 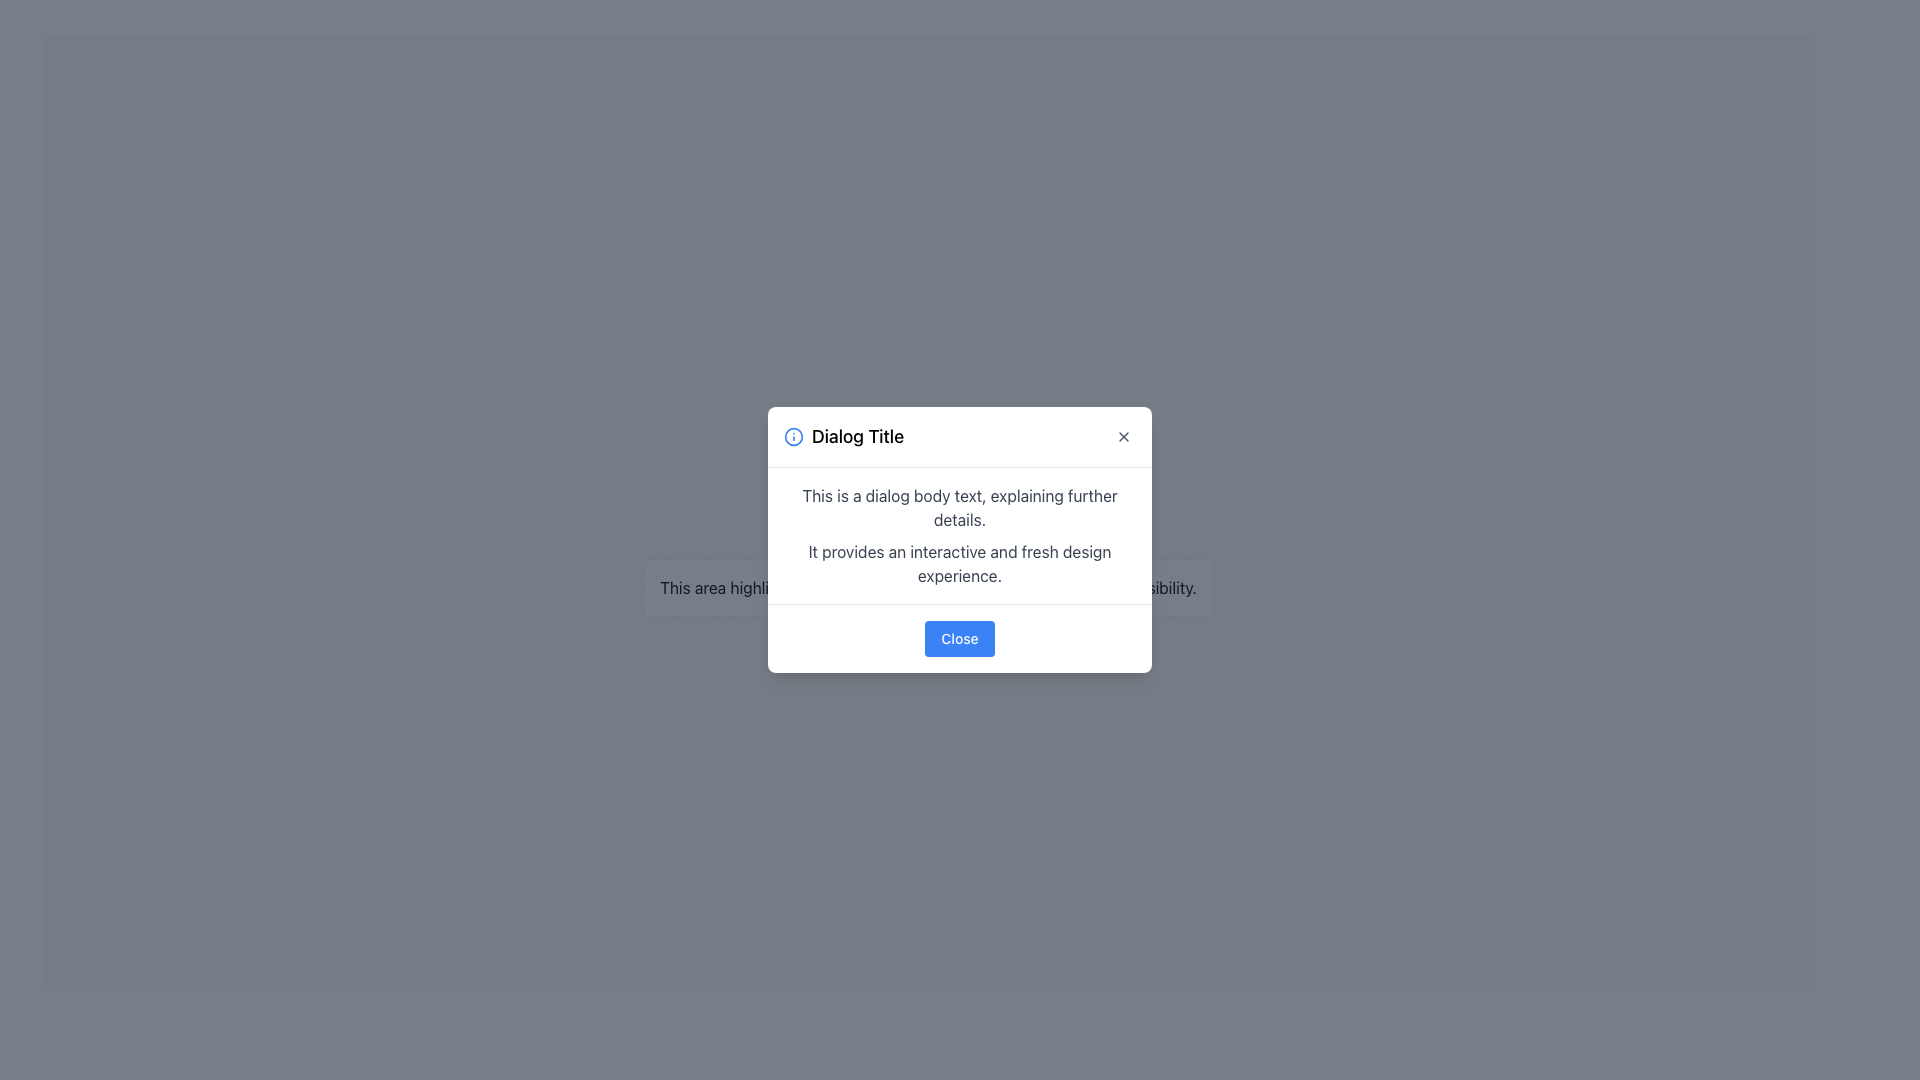 I want to click on the text block that contains two lines of descriptive text styled in gray, located inside the dialog box beneath the title 'Dialog Title' and above the 'Close' button, so click(x=960, y=535).